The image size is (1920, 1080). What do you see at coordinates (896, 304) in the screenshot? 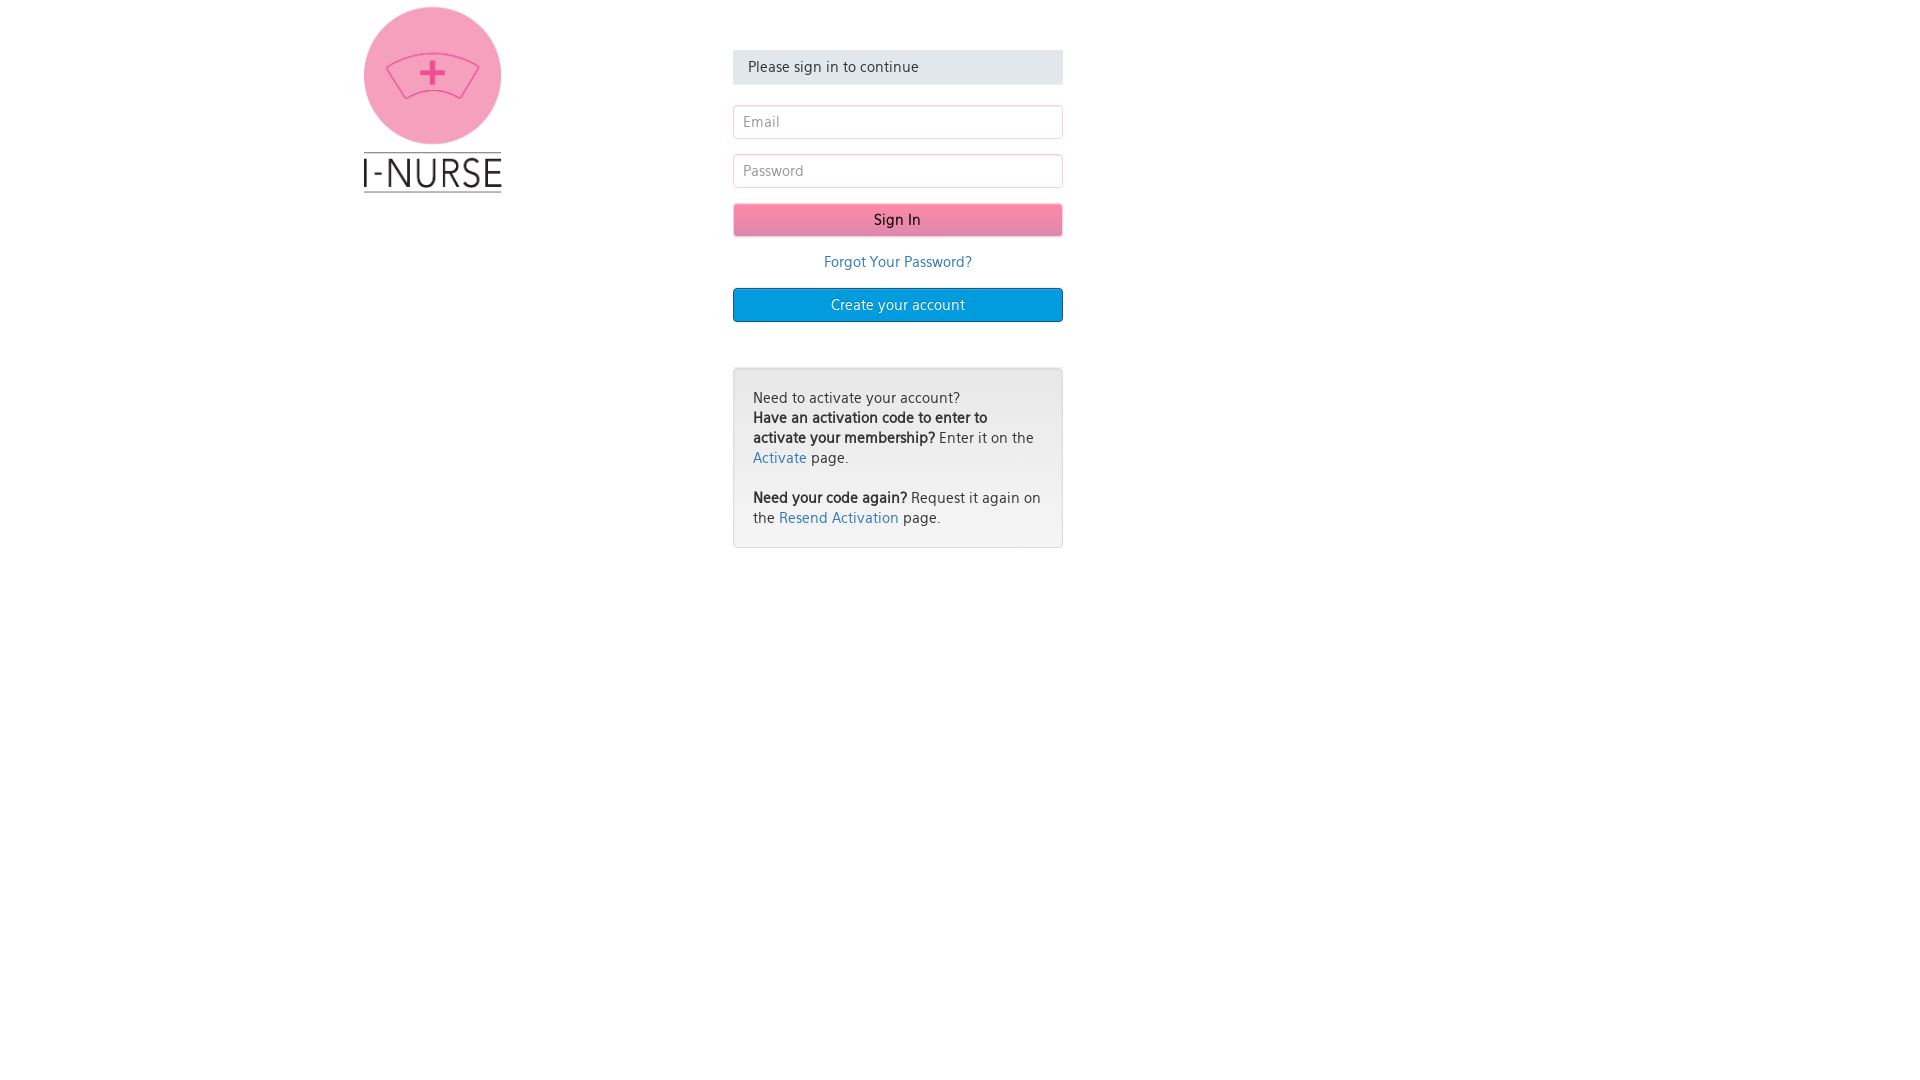
I see `'Create your account'` at bounding box center [896, 304].